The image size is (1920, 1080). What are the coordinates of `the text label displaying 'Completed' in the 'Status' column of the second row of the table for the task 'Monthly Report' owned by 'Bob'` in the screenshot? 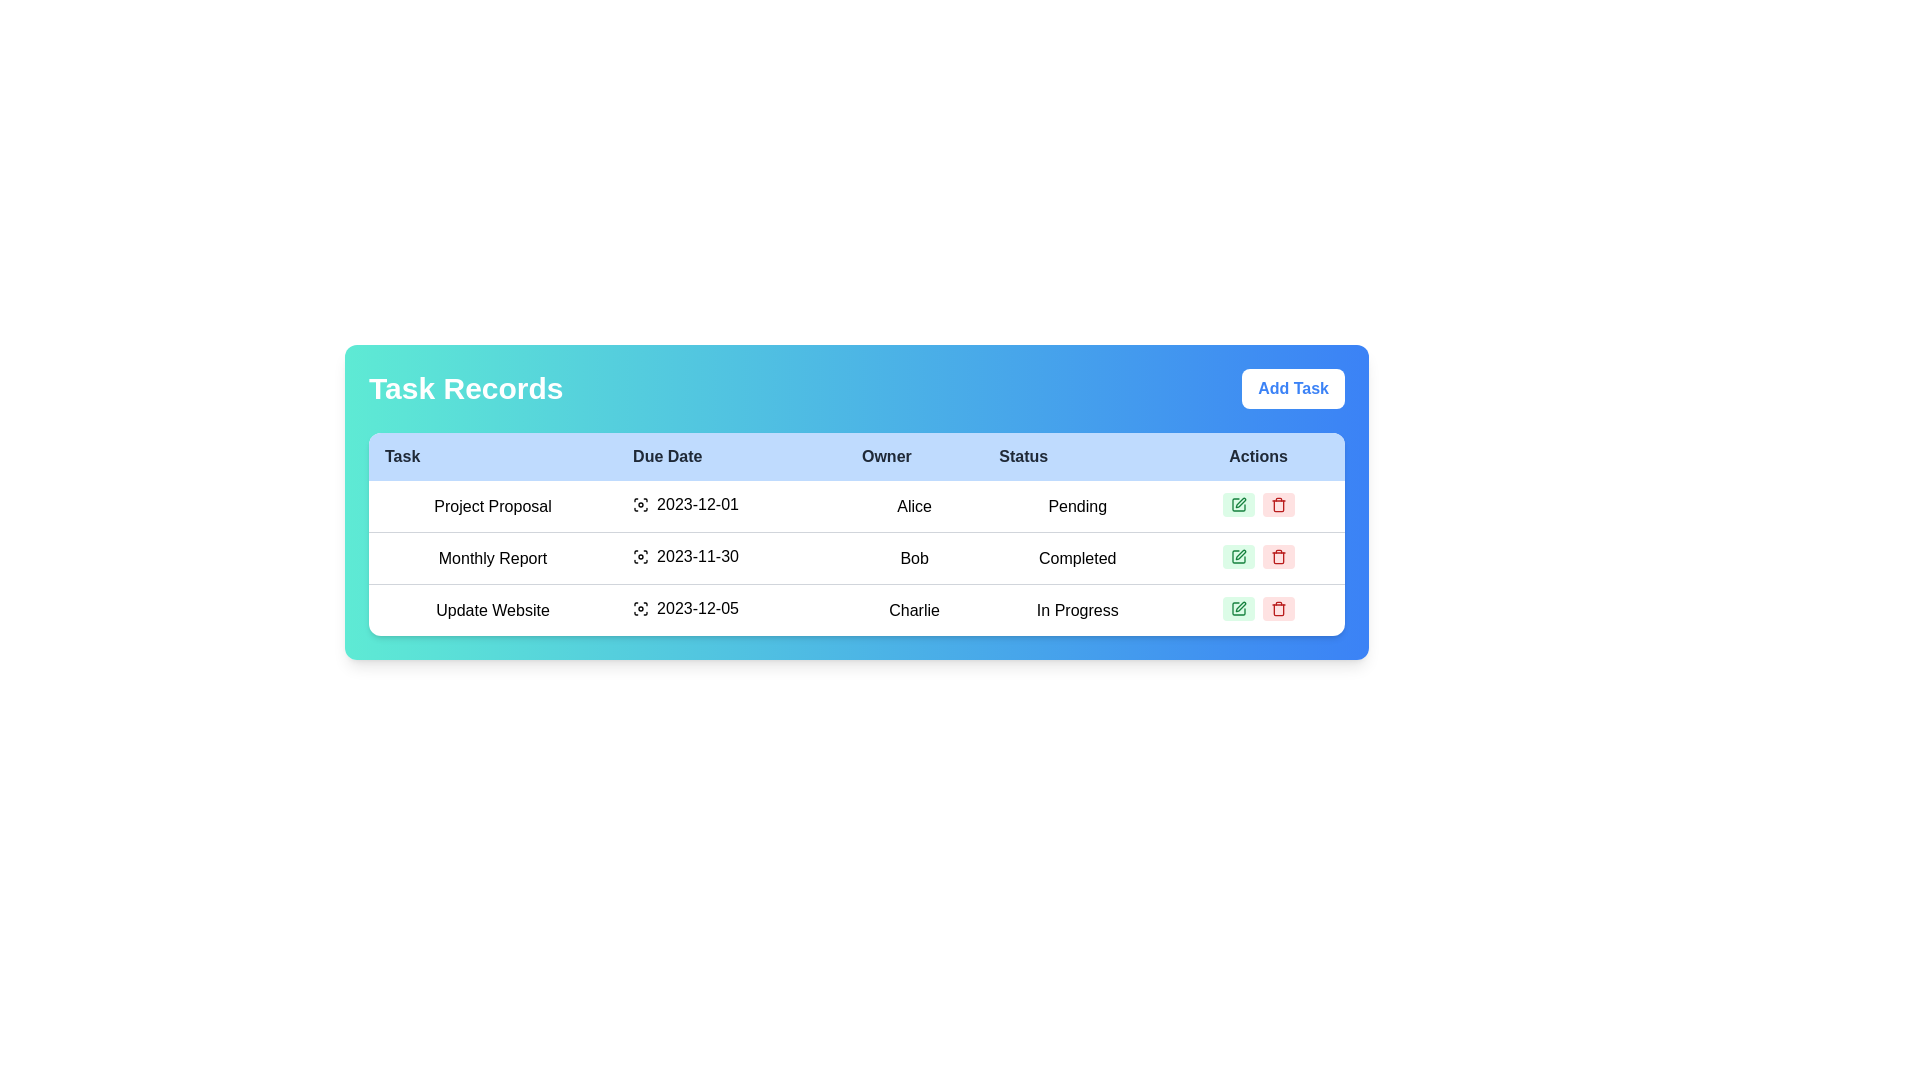 It's located at (1076, 558).